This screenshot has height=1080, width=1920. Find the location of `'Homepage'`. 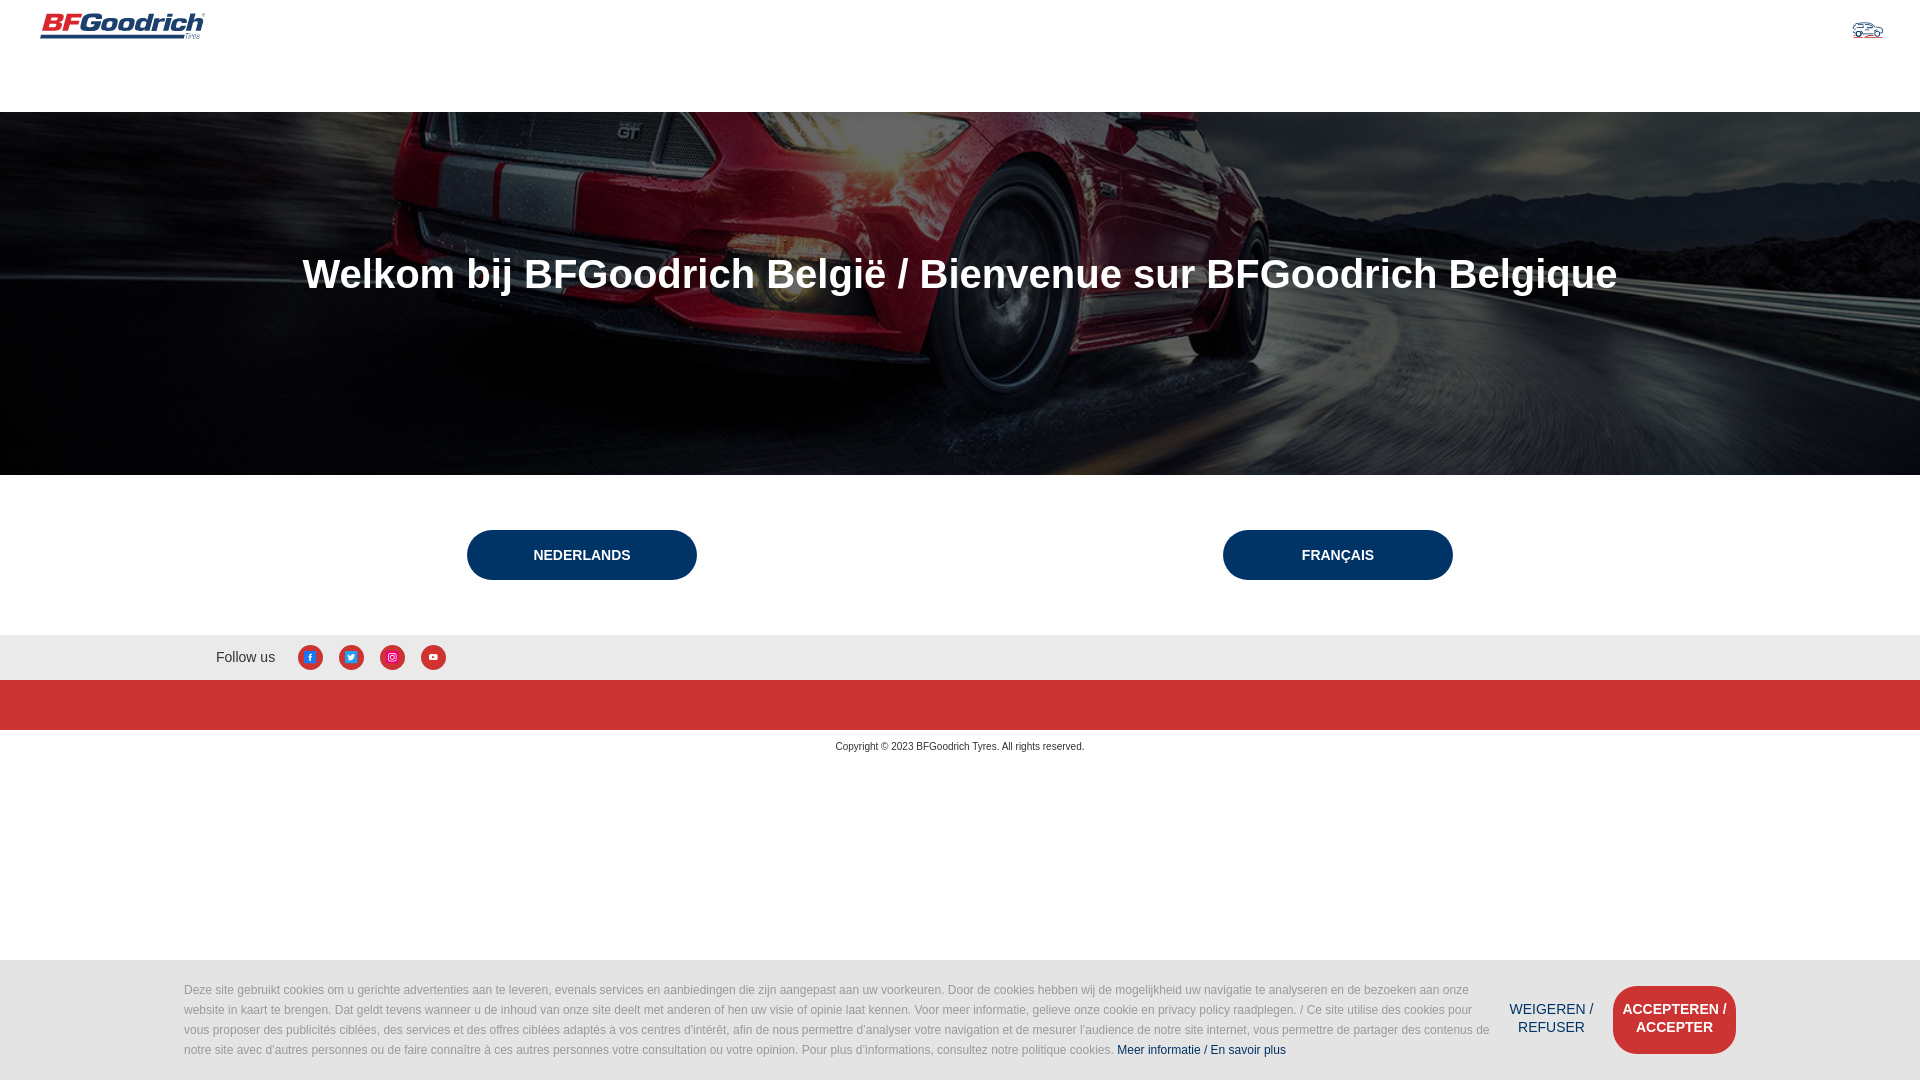

'Homepage' is located at coordinates (121, 27).